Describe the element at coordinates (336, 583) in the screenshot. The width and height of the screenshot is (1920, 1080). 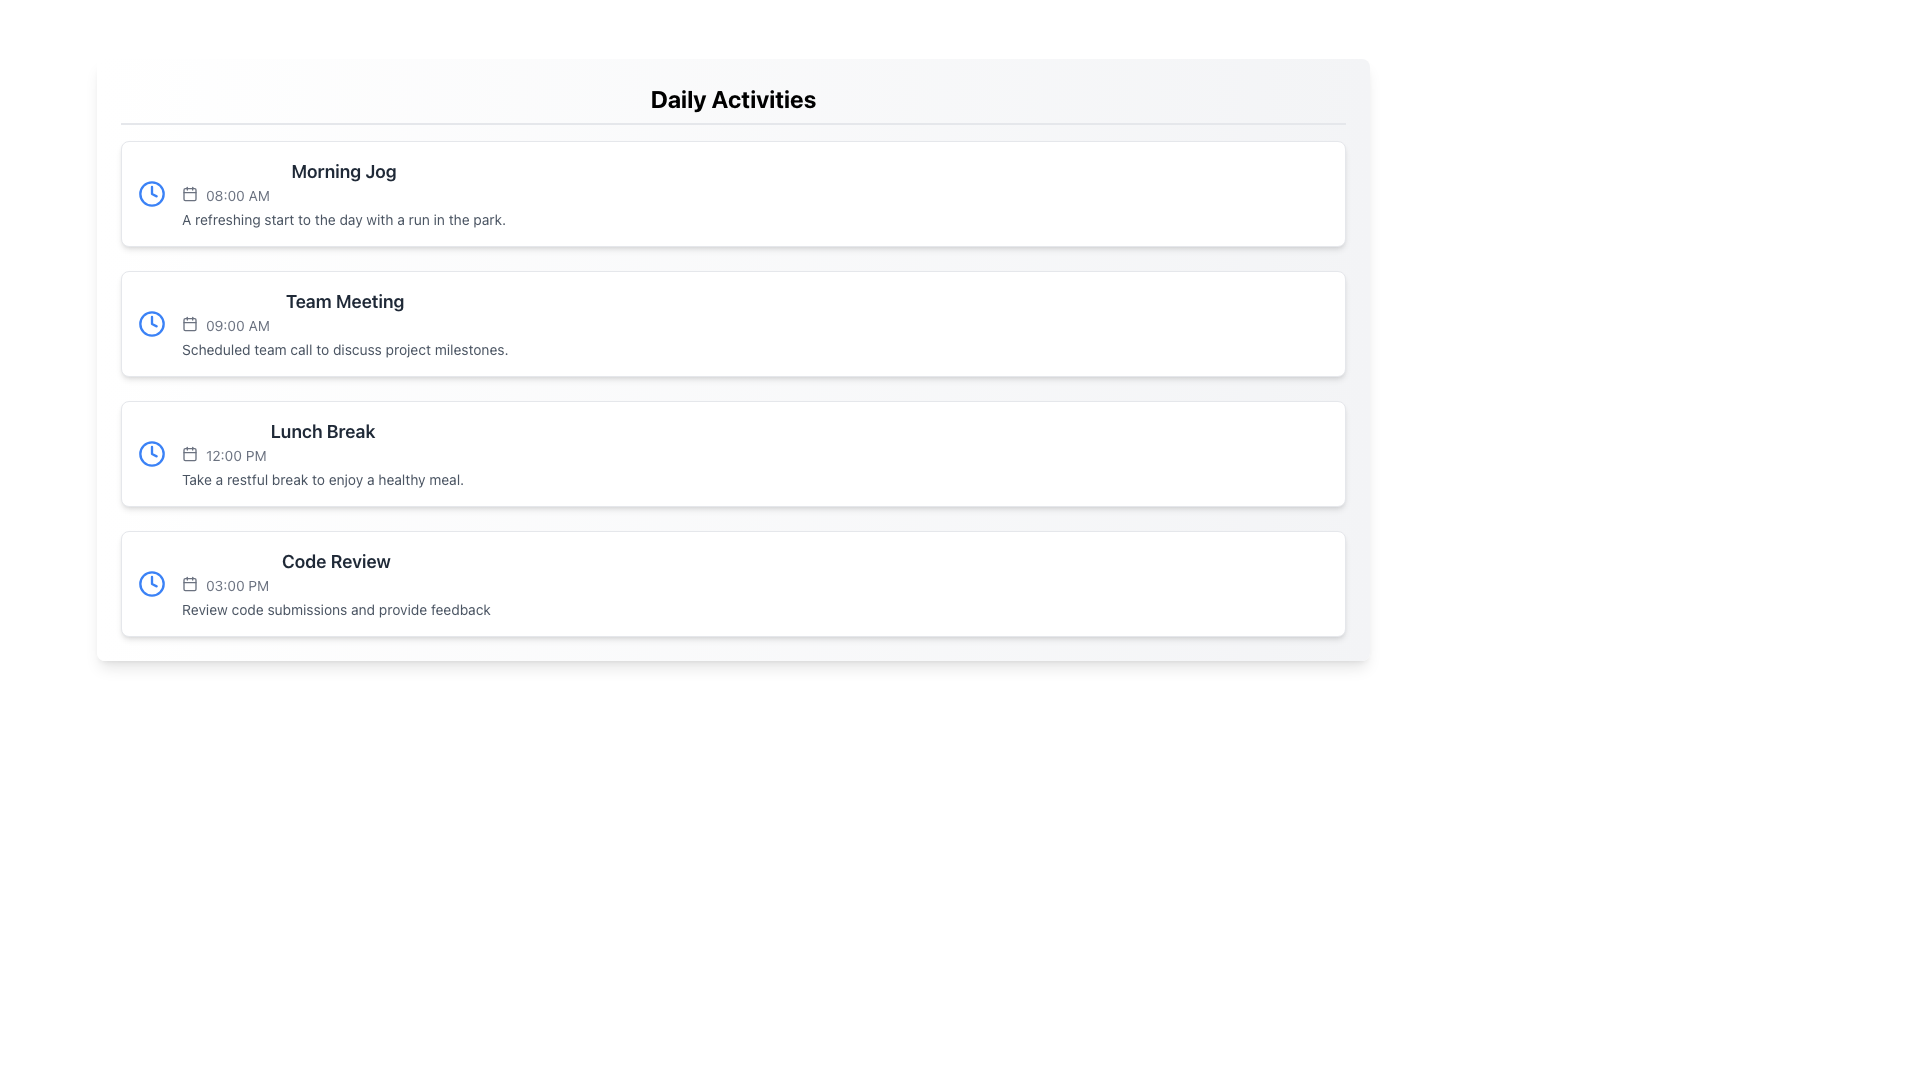
I see `the informational block that provides details about an upcoming activity or appointment, positioned as the fourth item in a vertically stacked list, located below the 'Lunch Break' element` at that location.